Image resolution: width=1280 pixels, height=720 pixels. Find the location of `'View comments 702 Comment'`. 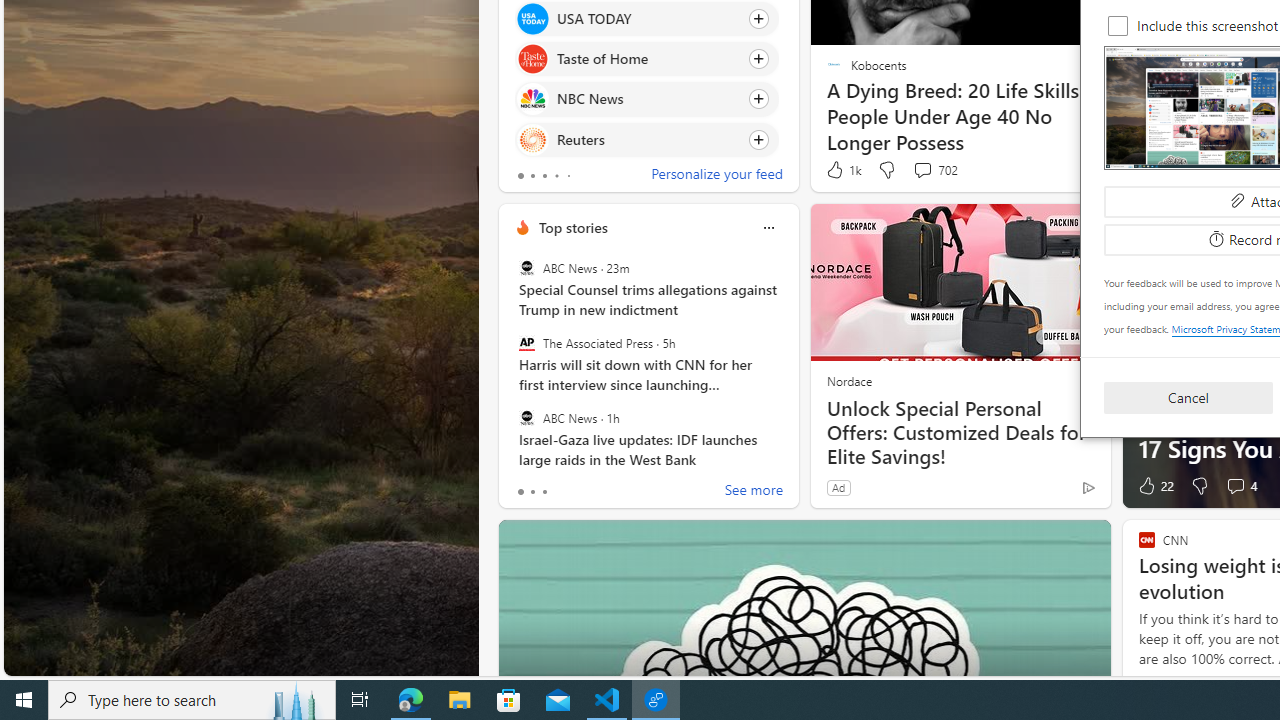

'View comments 702 Comment' is located at coordinates (921, 168).